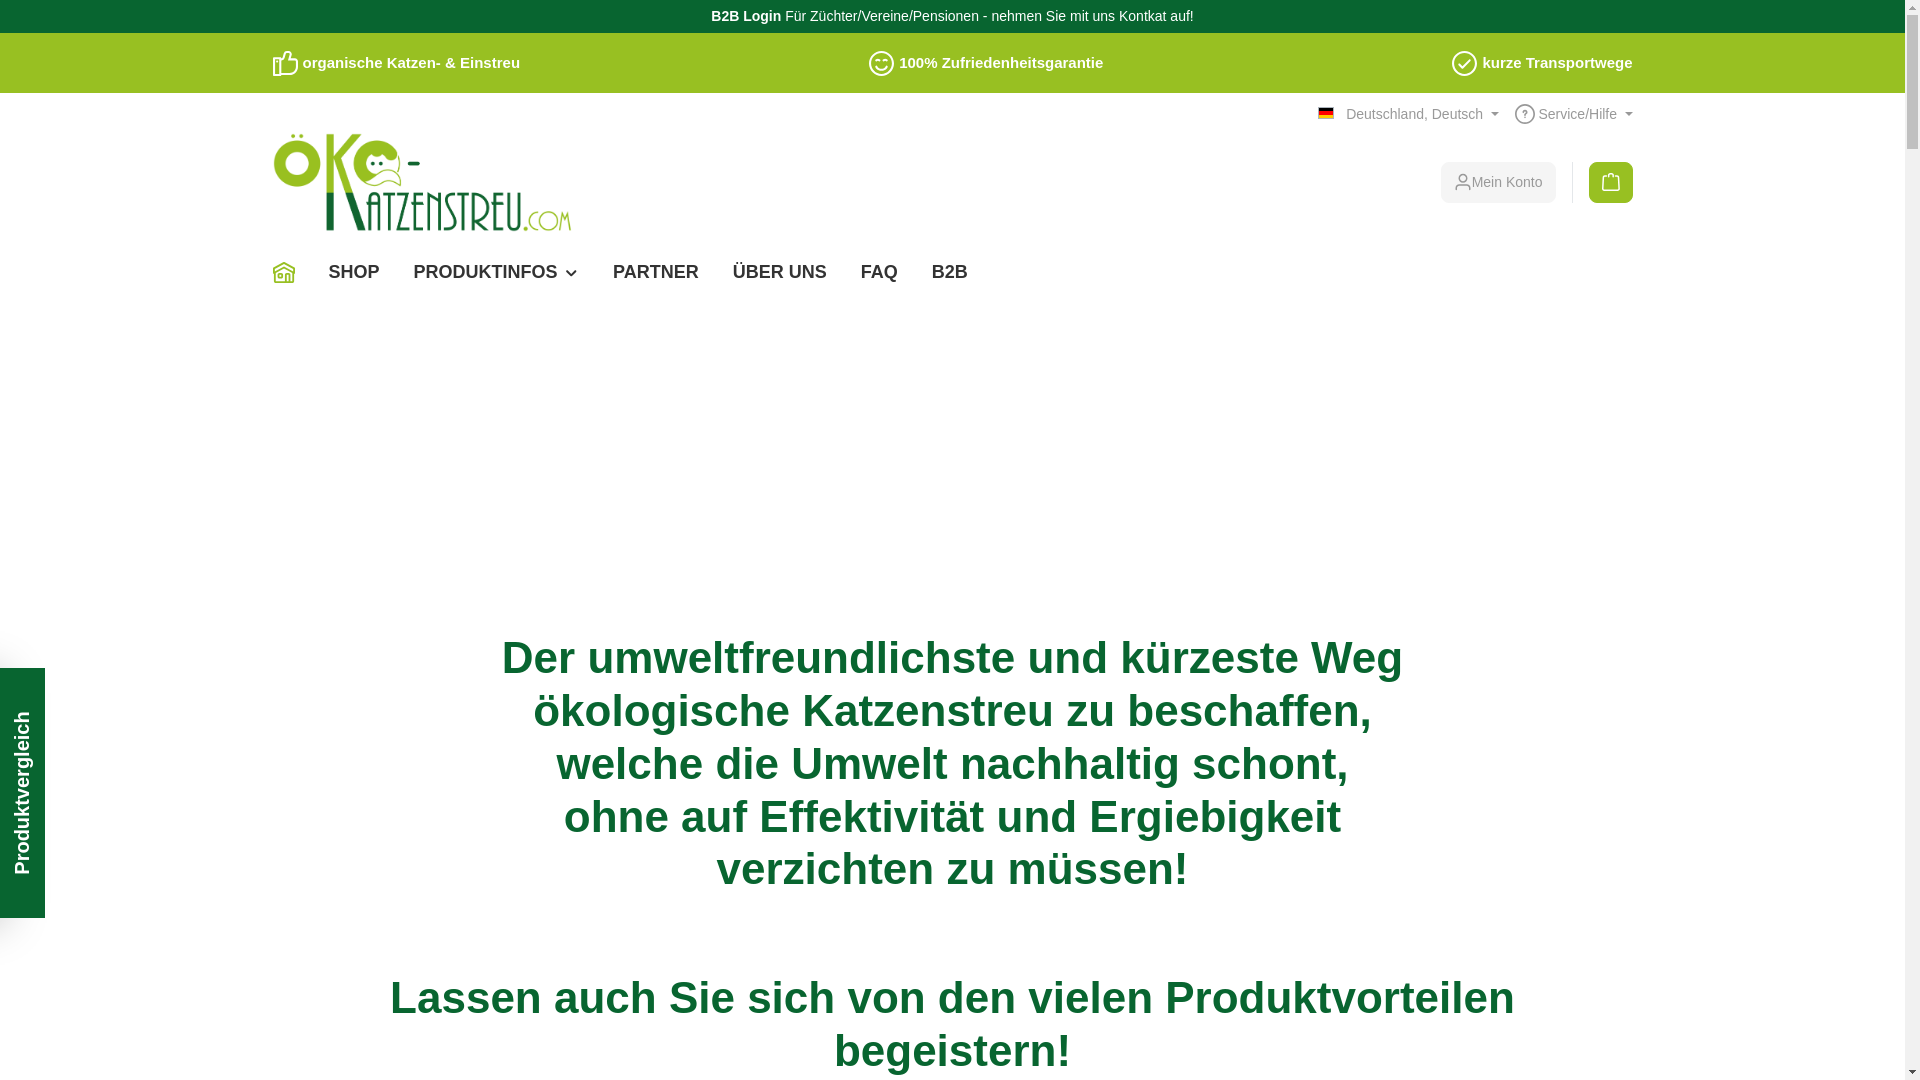 This screenshot has height=1080, width=1920. What do you see at coordinates (879, 272) in the screenshot?
I see `'FAQ'` at bounding box center [879, 272].